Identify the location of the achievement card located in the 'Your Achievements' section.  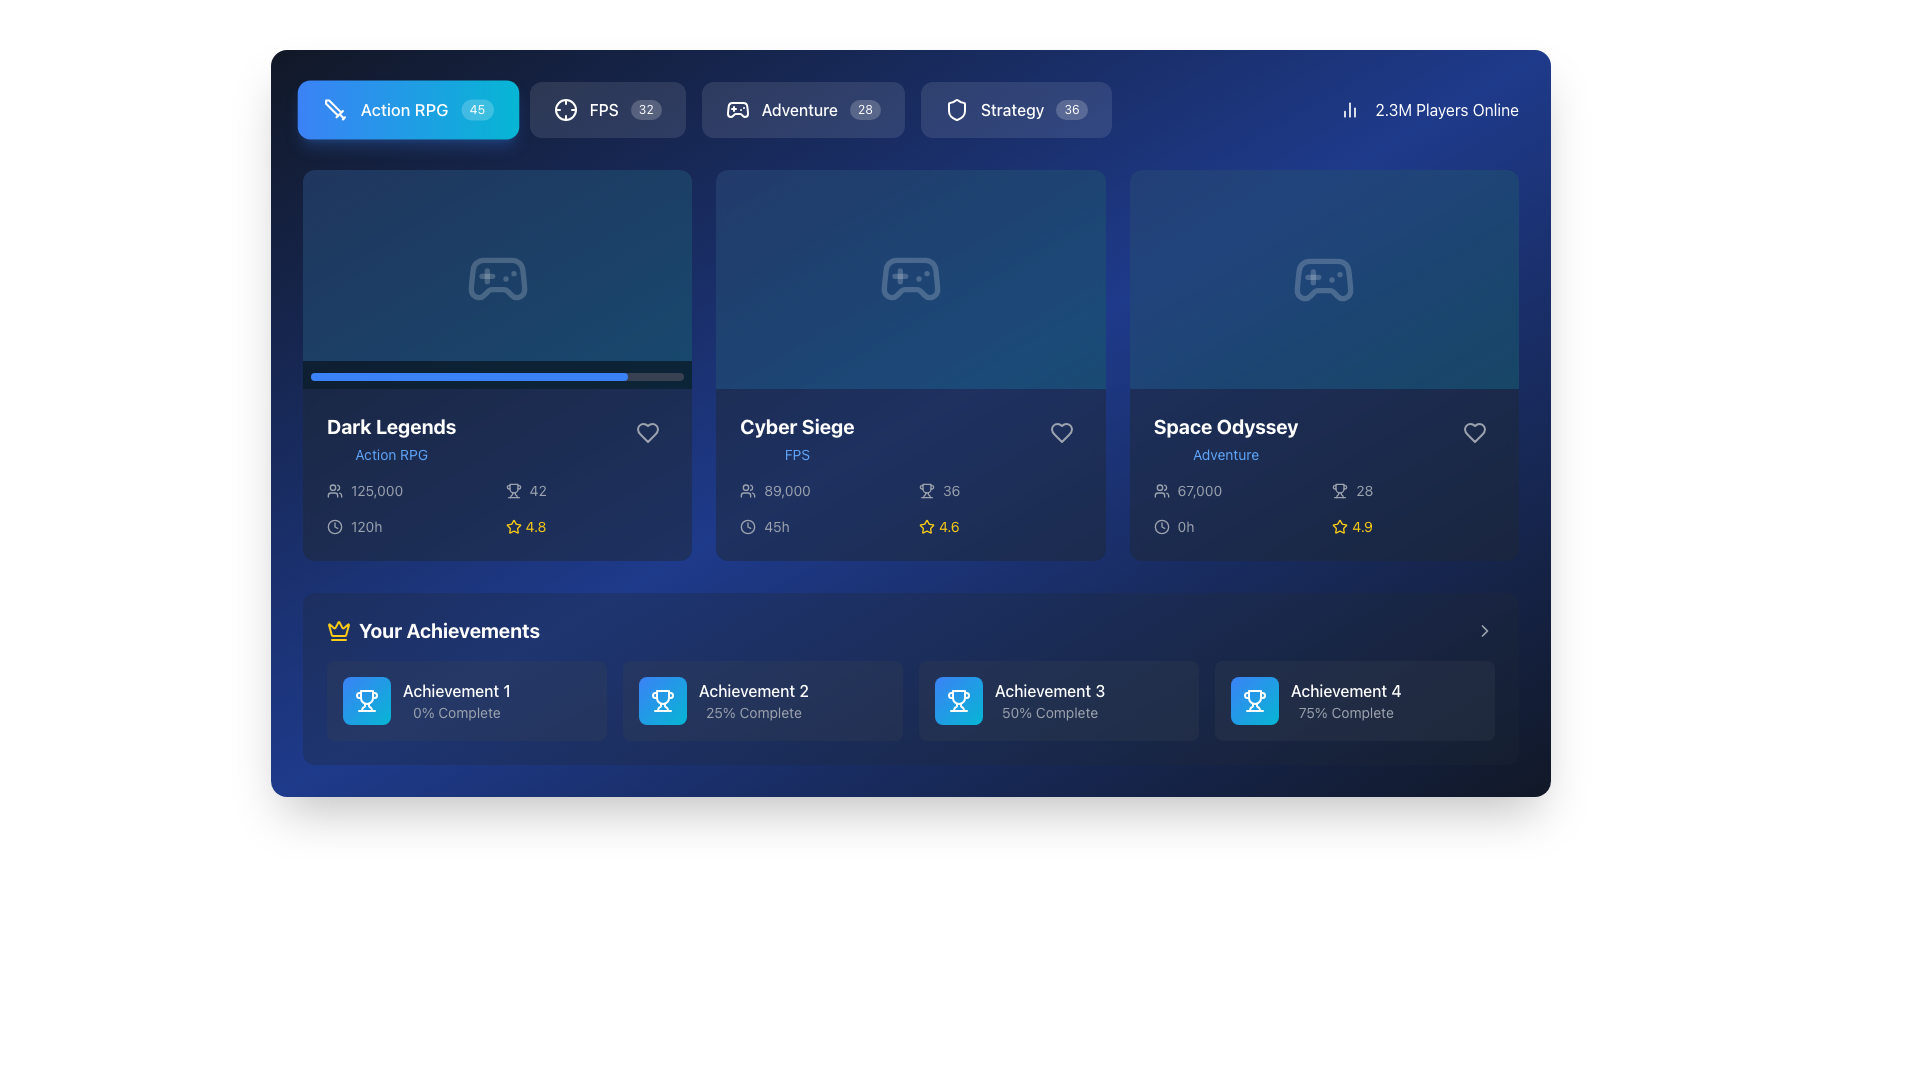
(1058, 700).